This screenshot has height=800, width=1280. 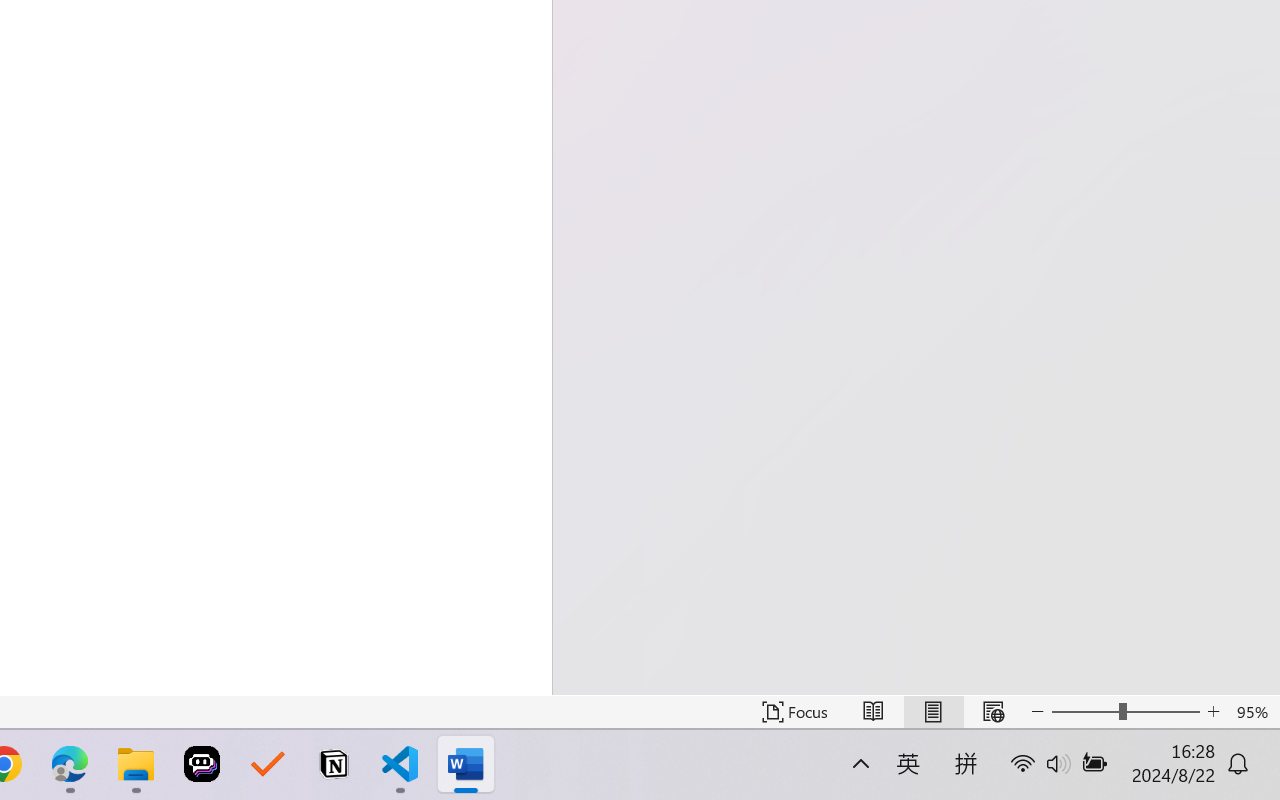 I want to click on 'Zoom 95%', so click(x=1252, y=711).